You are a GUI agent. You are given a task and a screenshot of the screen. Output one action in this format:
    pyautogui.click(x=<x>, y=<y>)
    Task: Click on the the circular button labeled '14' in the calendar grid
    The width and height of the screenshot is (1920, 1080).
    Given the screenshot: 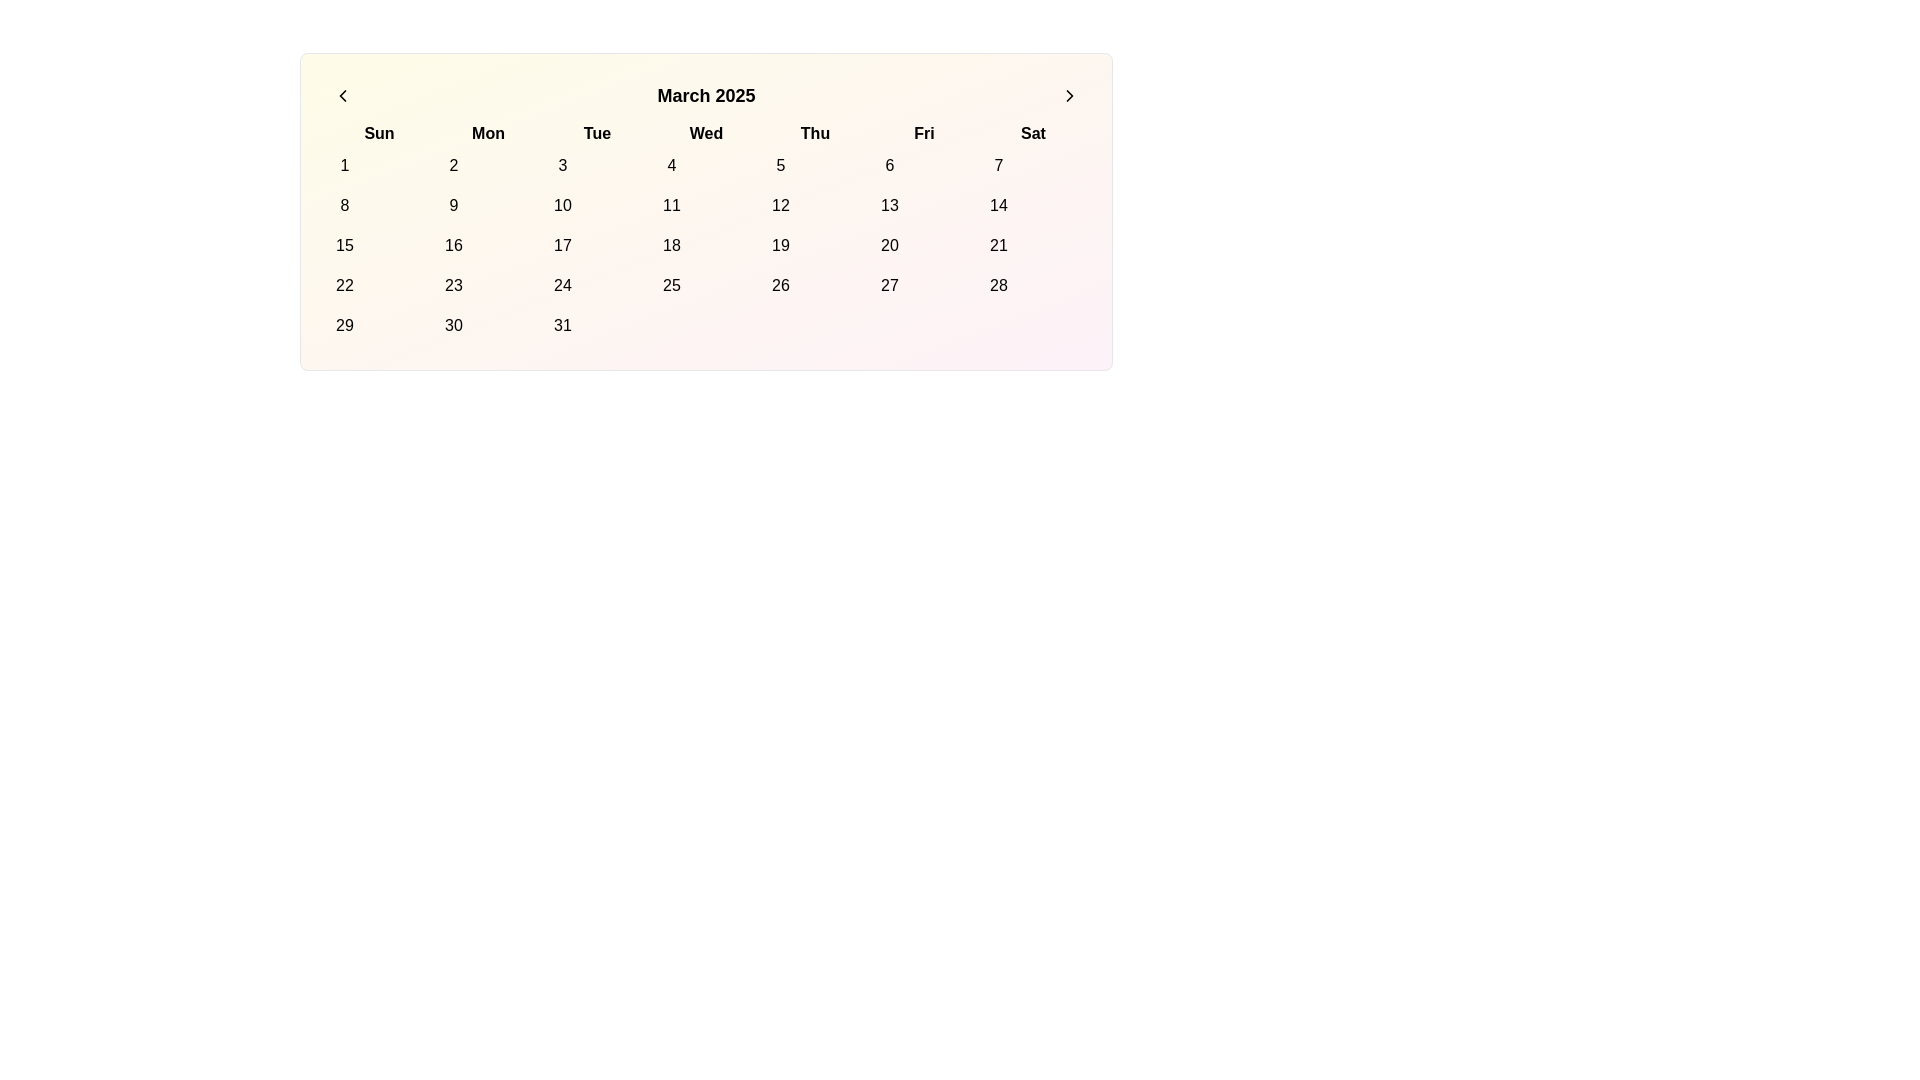 What is the action you would take?
    pyautogui.click(x=998, y=205)
    